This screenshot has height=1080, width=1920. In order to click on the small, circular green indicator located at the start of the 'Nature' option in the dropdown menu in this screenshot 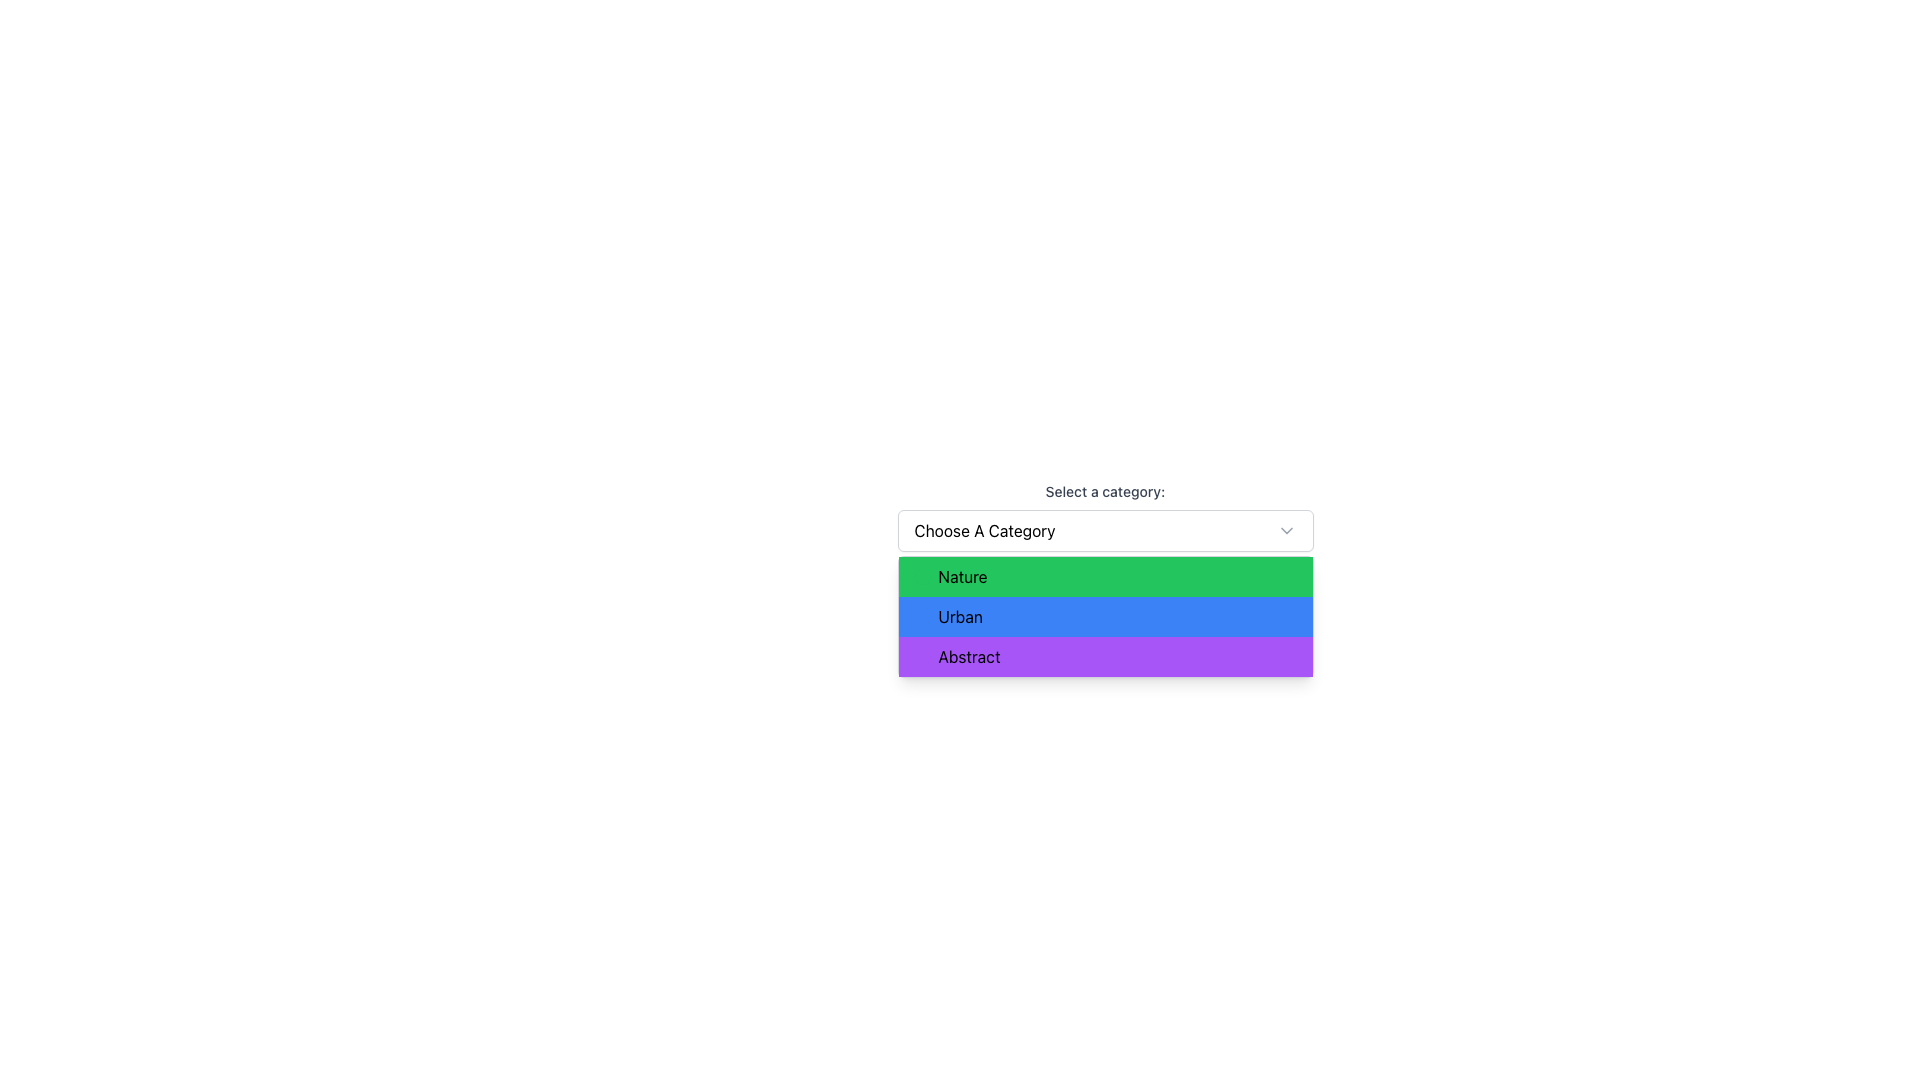, I will do `click(921, 577)`.